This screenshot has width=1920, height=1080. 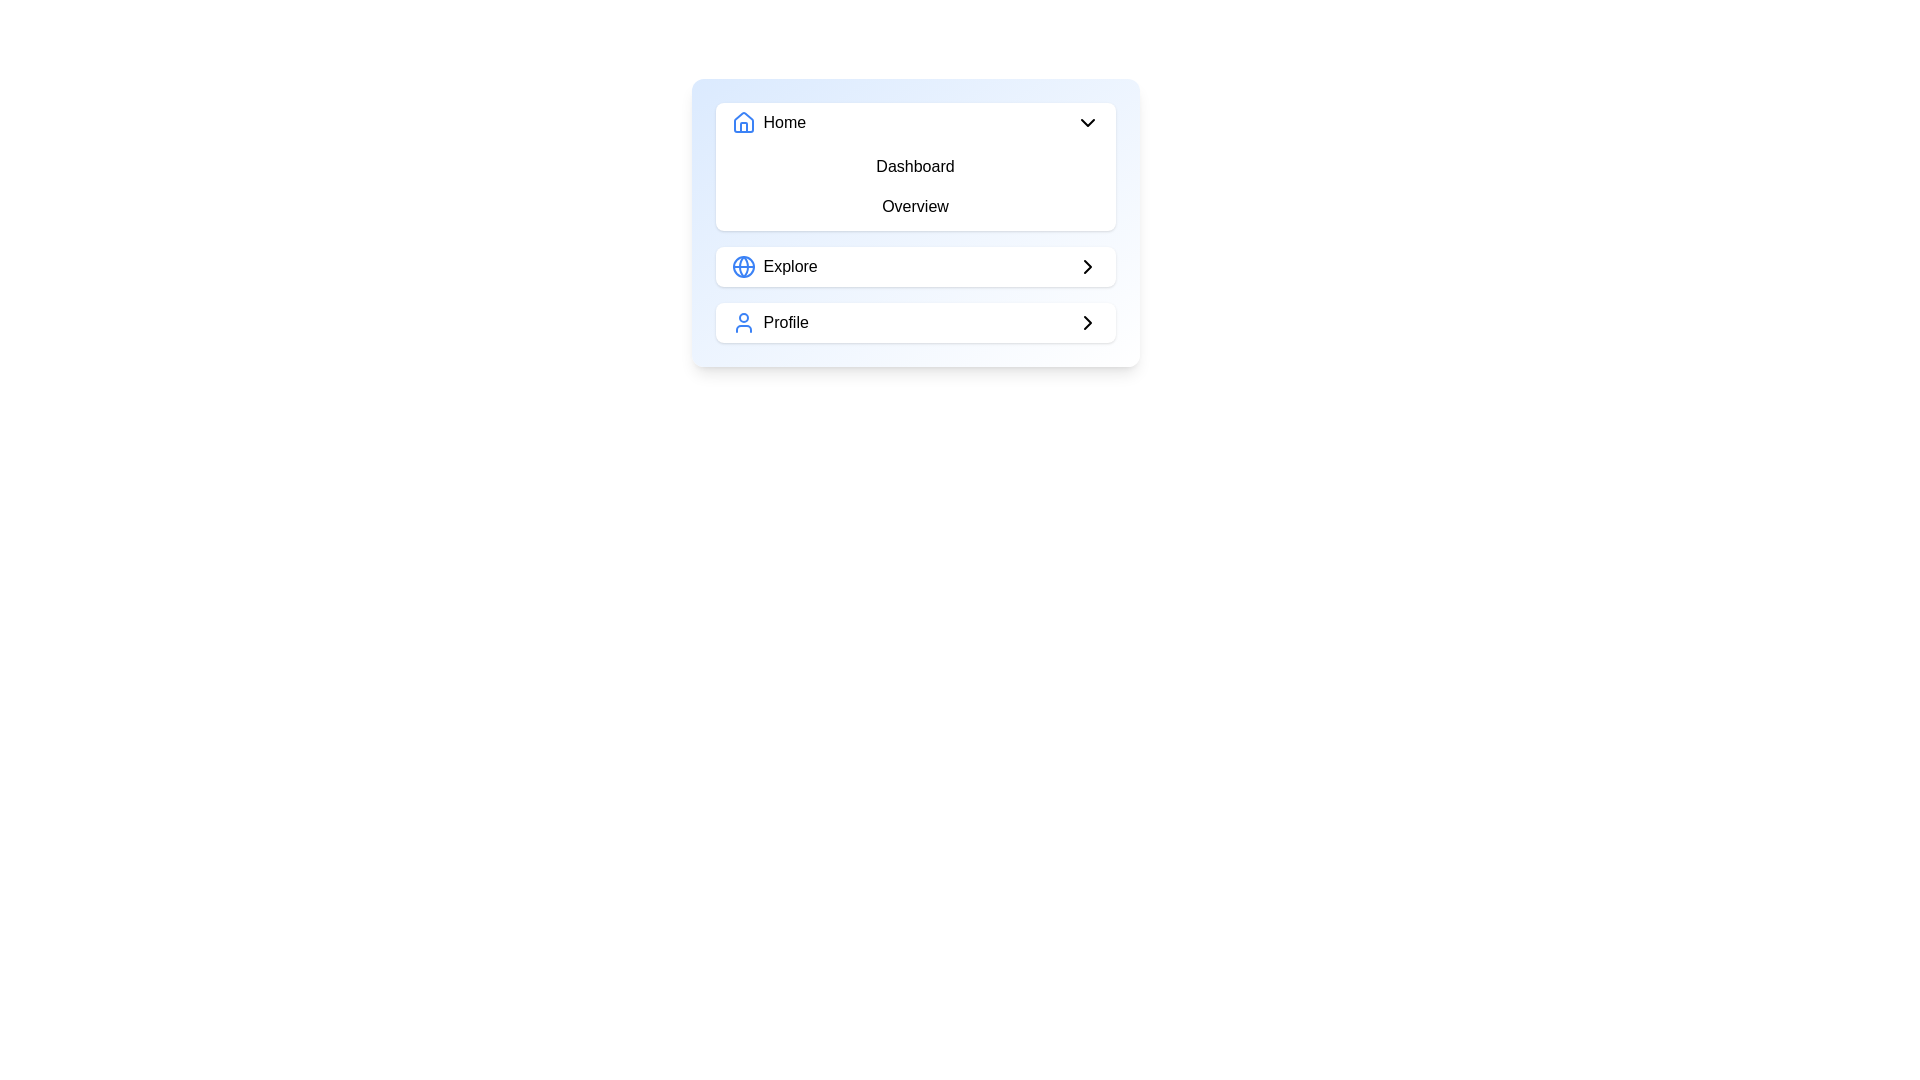 What do you see at coordinates (742, 265) in the screenshot?
I see `the globe-shaped icon with blue stylization located next to the text 'Explore'` at bounding box center [742, 265].